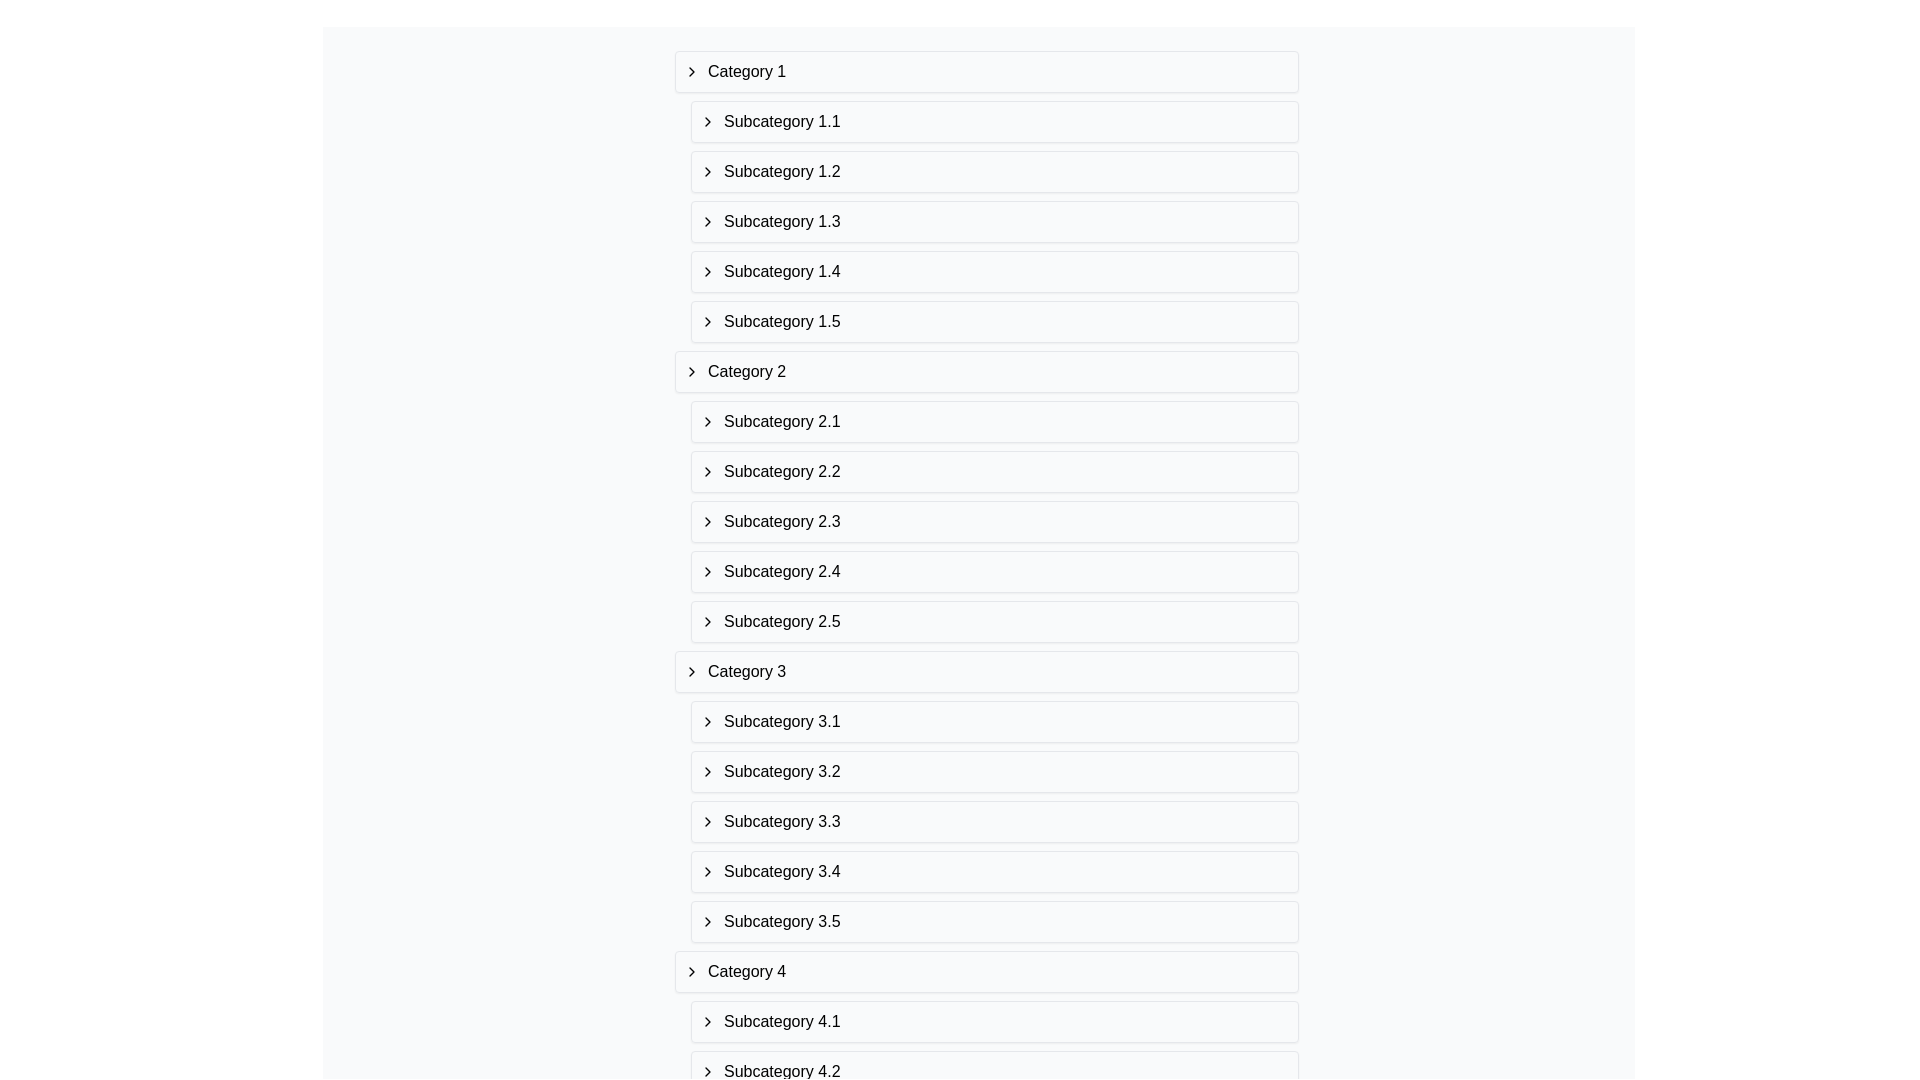 Image resolution: width=1920 pixels, height=1080 pixels. What do you see at coordinates (691, 371) in the screenshot?
I see `the expandability icon located to the left of the text 'Category 2'` at bounding box center [691, 371].